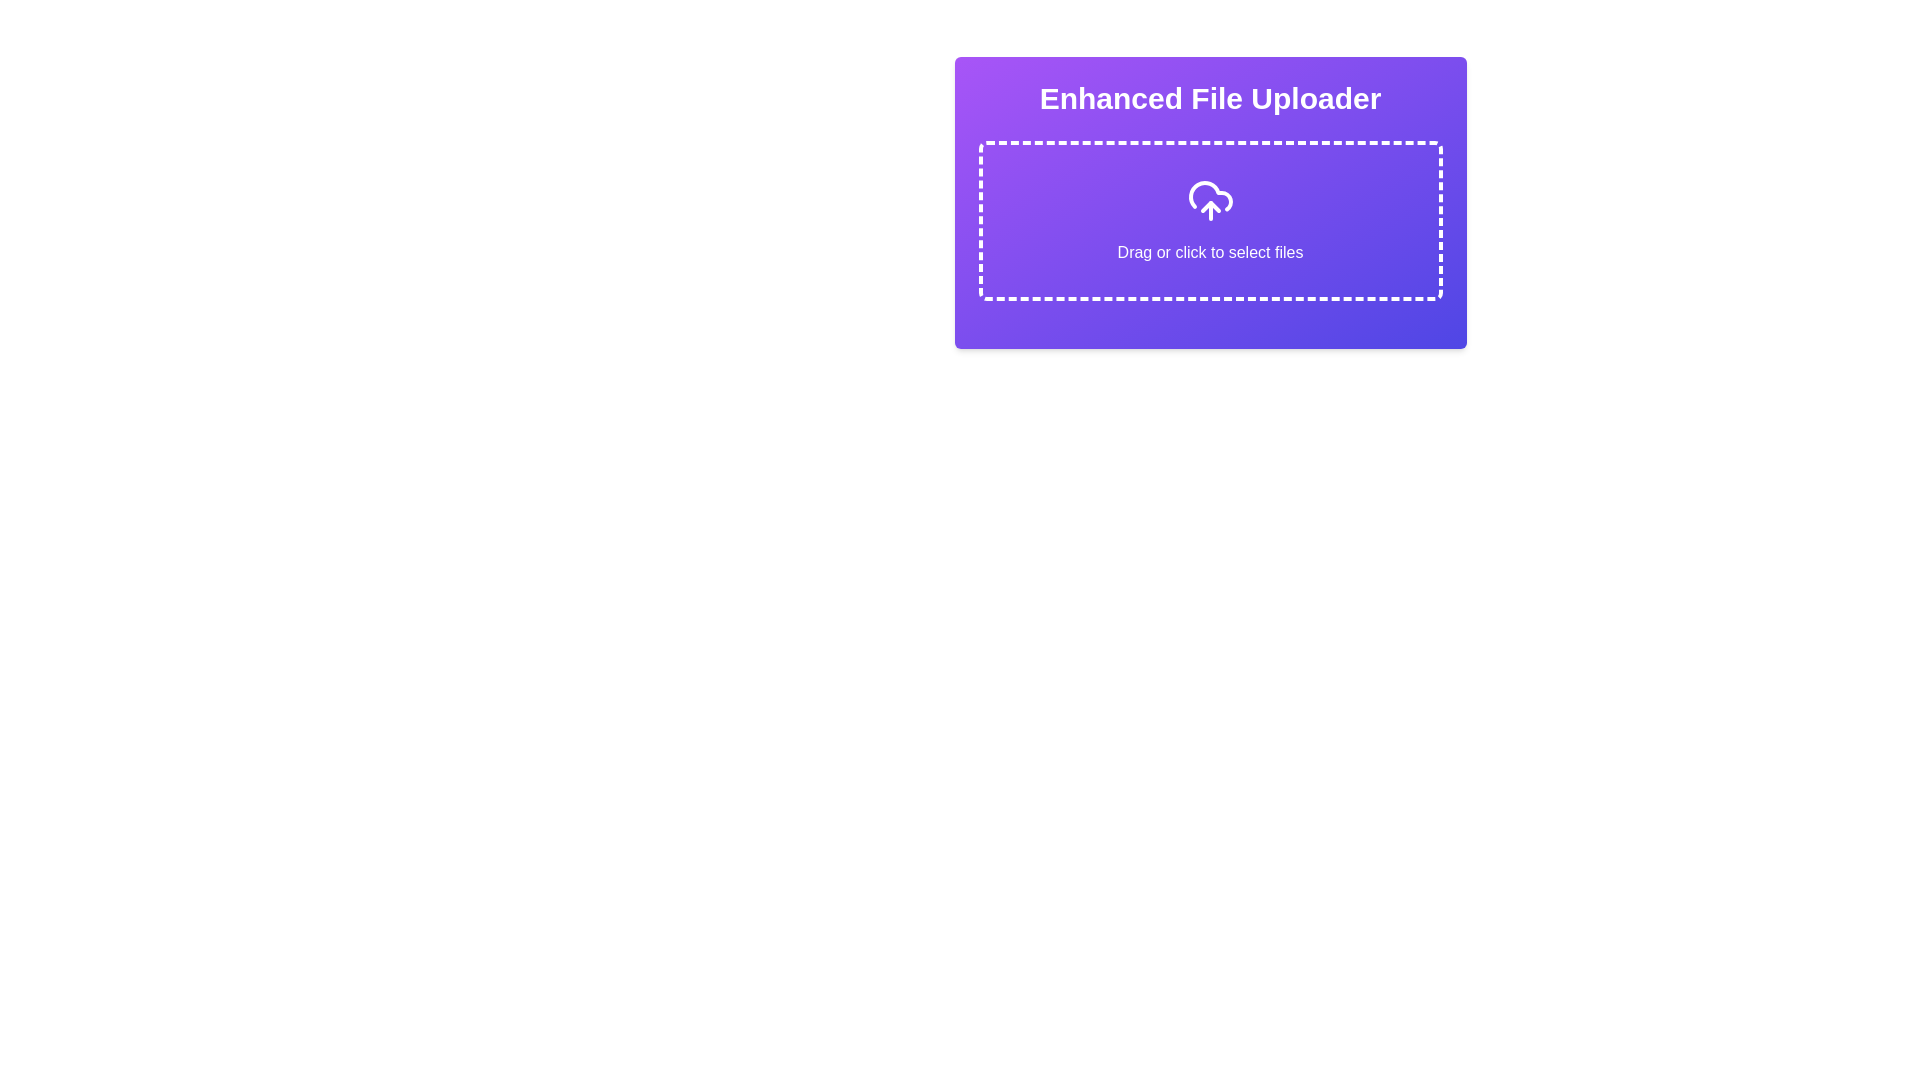 This screenshot has height=1080, width=1920. What do you see at coordinates (1209, 196) in the screenshot?
I see `the cloud upload icon located at the center of the upload area within the 'Enhanced File Uploader' card` at bounding box center [1209, 196].